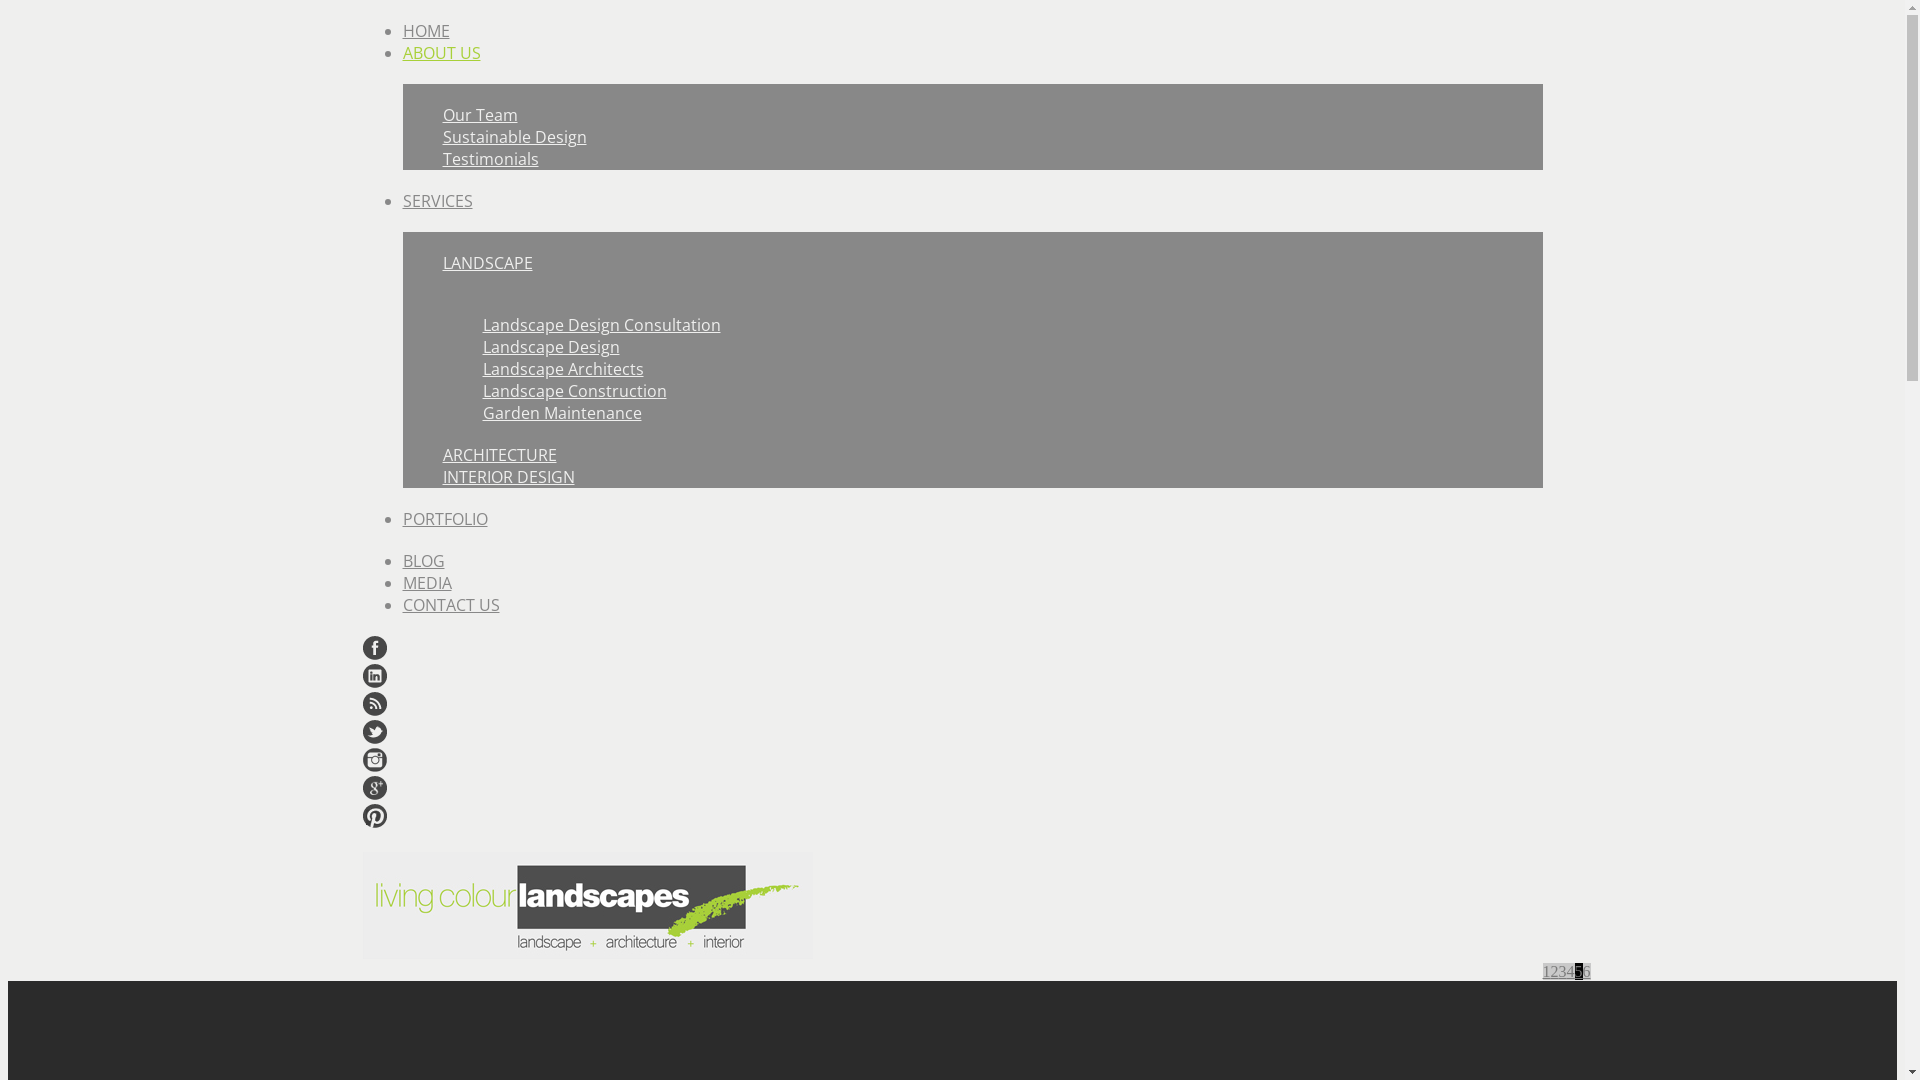 The image size is (1920, 1080). Describe the element at coordinates (1568, 970) in the screenshot. I see `'4'` at that location.